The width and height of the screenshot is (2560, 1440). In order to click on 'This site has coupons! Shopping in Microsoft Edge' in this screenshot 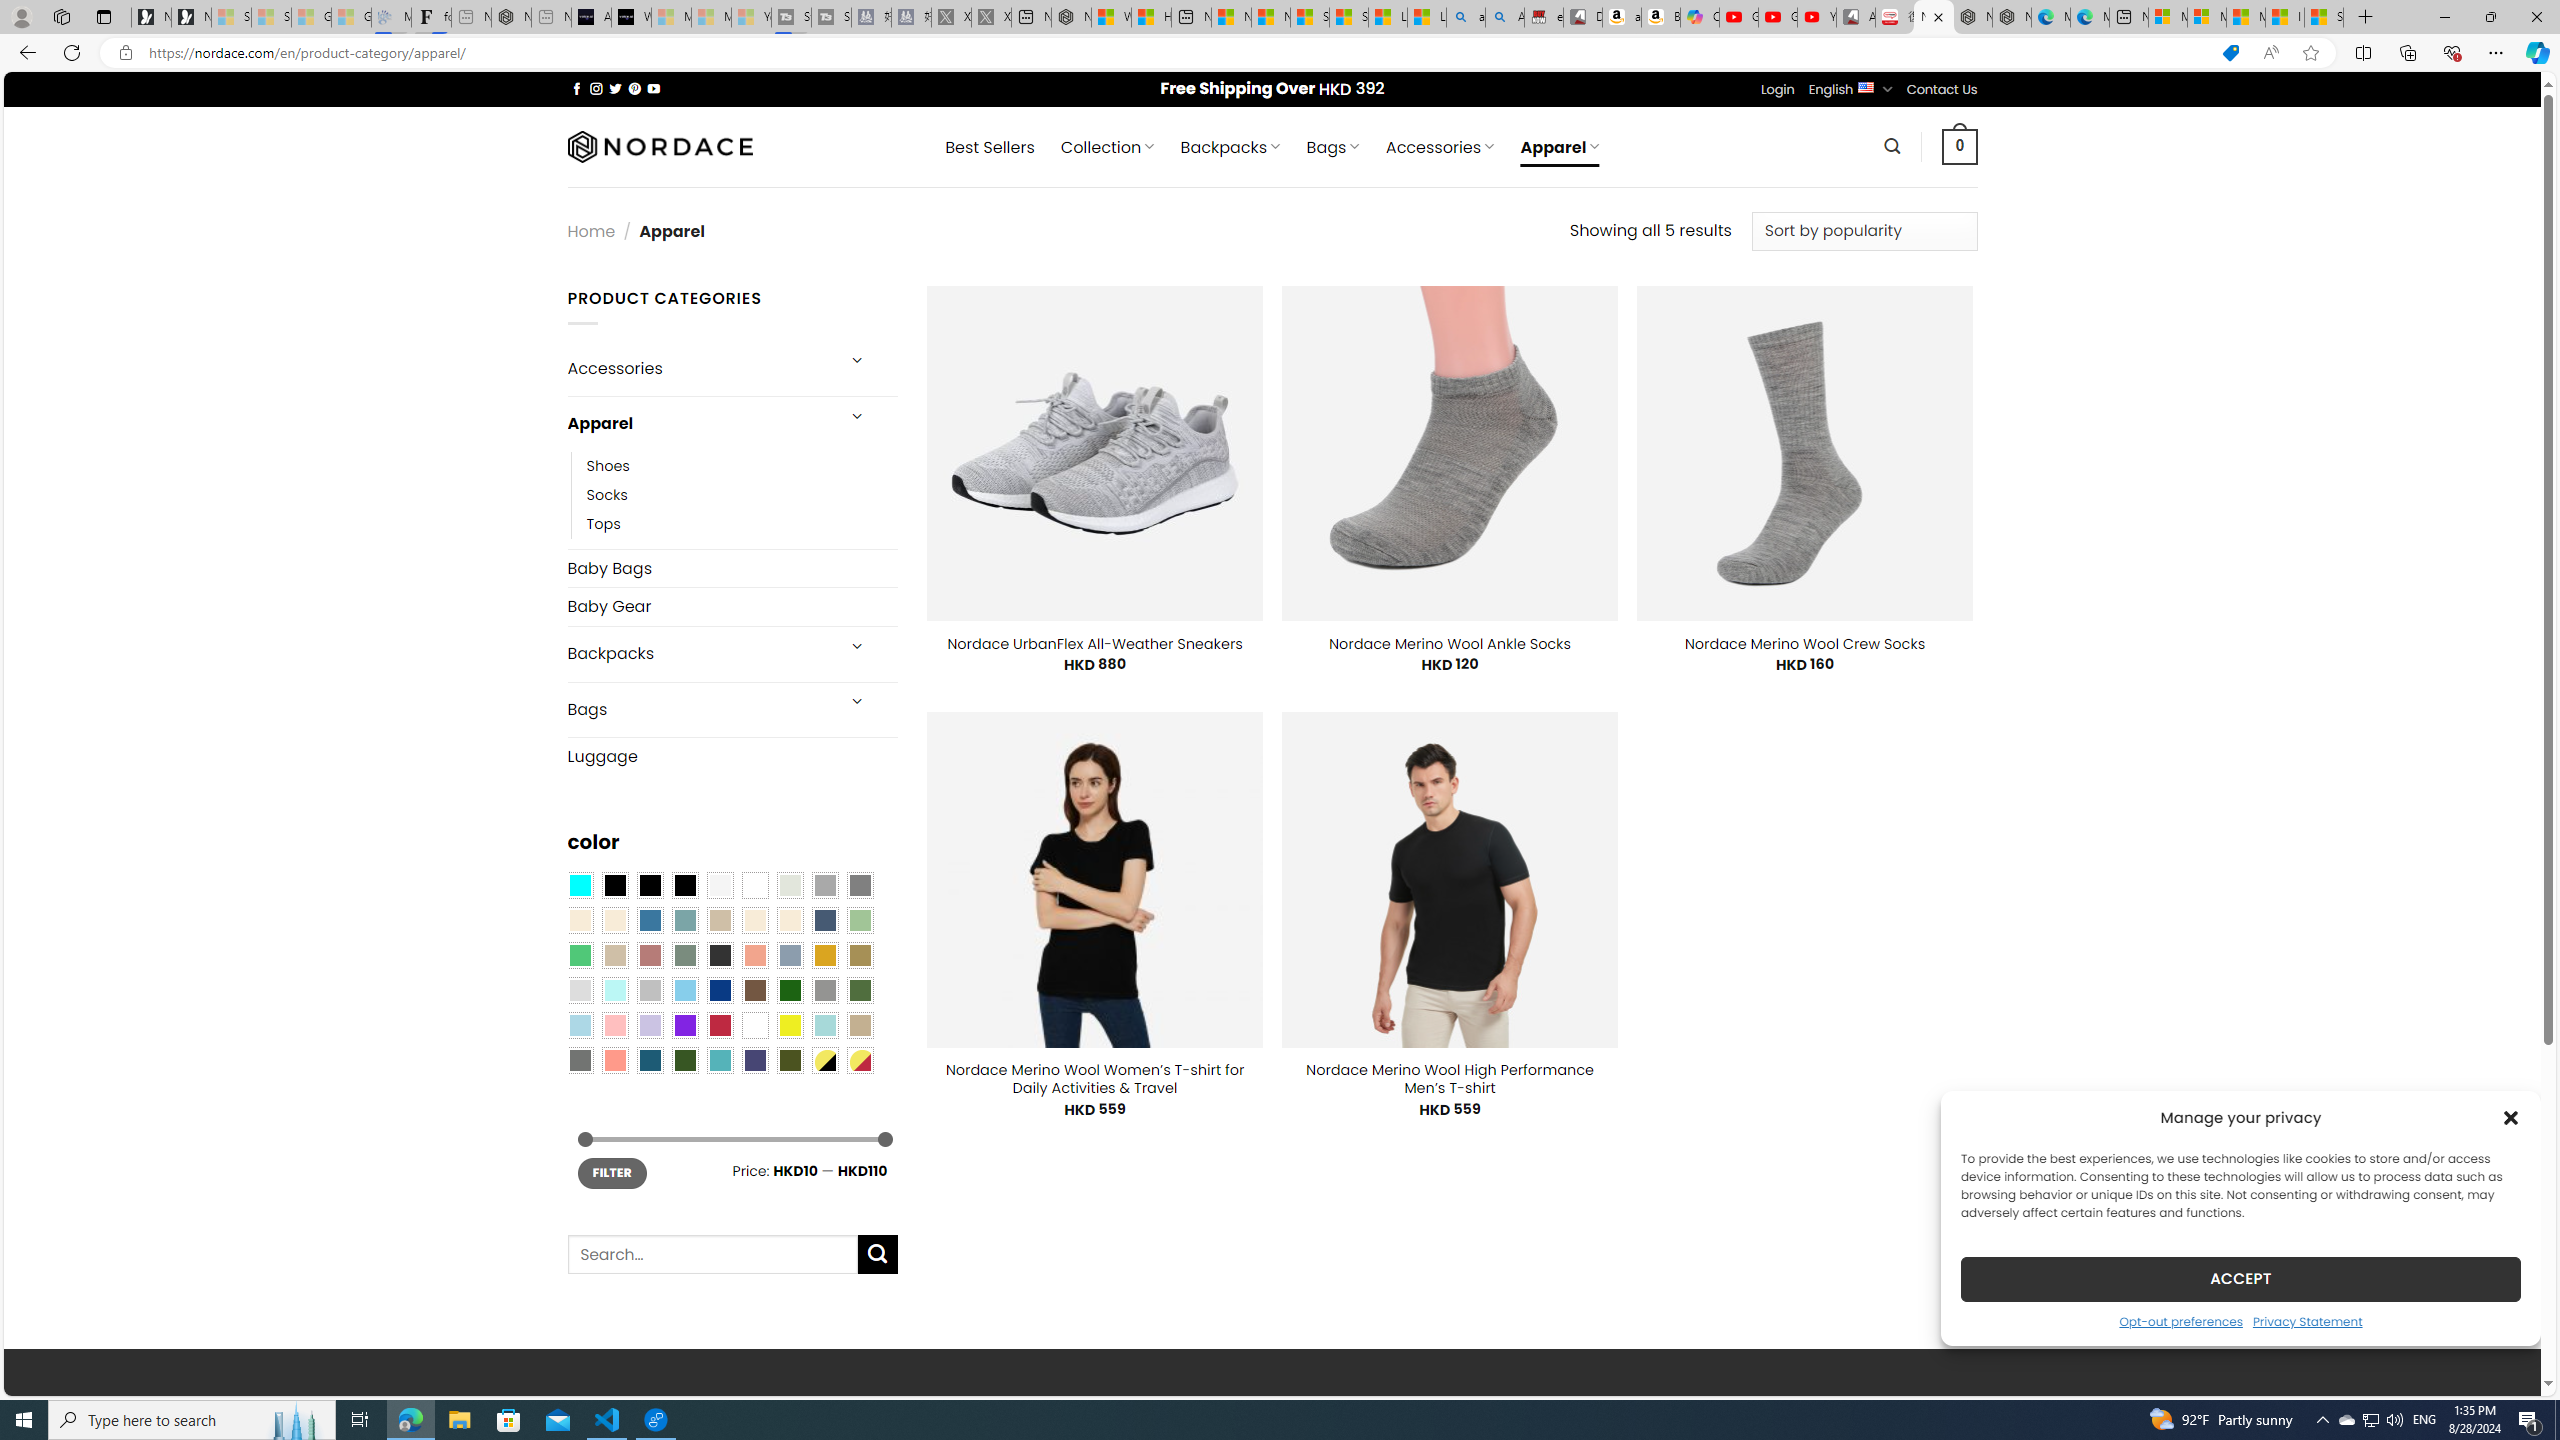, I will do `click(2230, 53)`.